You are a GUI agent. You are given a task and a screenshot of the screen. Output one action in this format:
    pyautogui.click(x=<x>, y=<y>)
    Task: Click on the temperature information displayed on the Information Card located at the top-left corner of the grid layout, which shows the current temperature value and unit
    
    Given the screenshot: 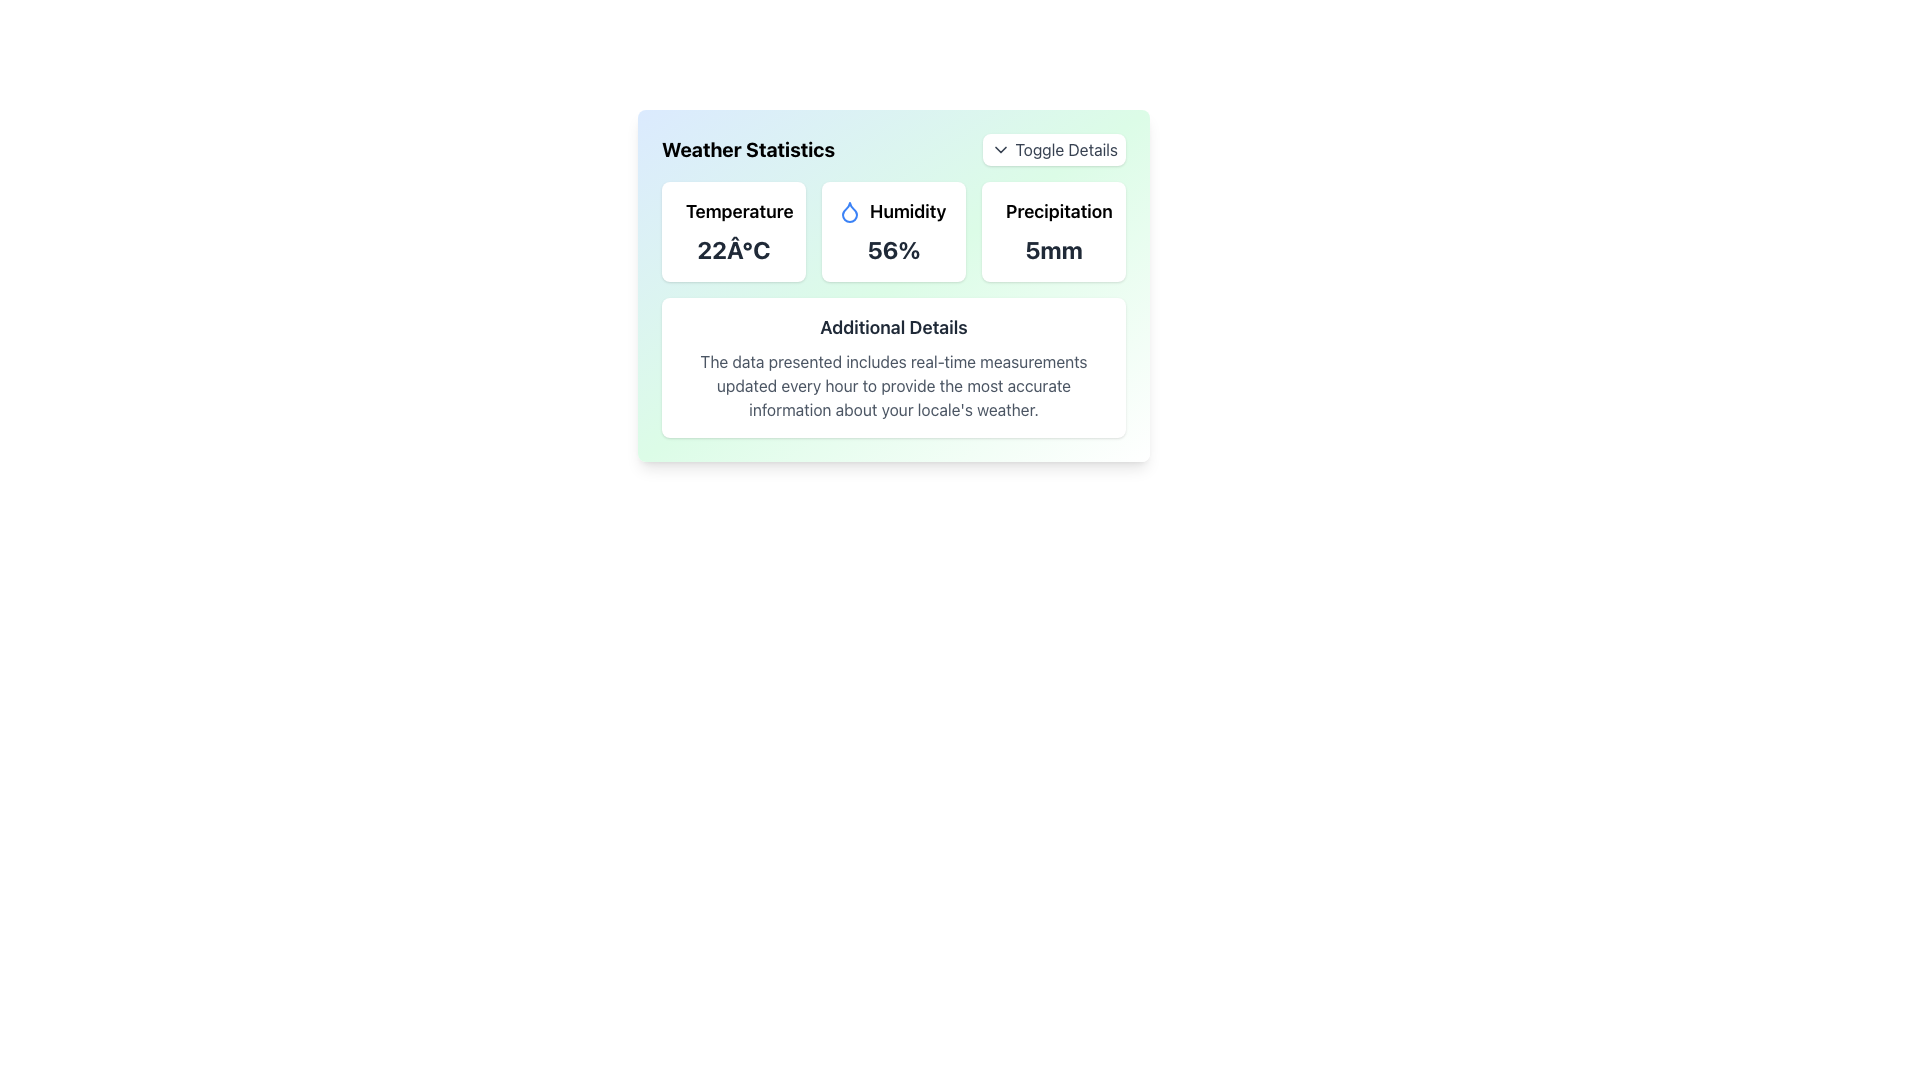 What is the action you would take?
    pyautogui.click(x=733, y=230)
    